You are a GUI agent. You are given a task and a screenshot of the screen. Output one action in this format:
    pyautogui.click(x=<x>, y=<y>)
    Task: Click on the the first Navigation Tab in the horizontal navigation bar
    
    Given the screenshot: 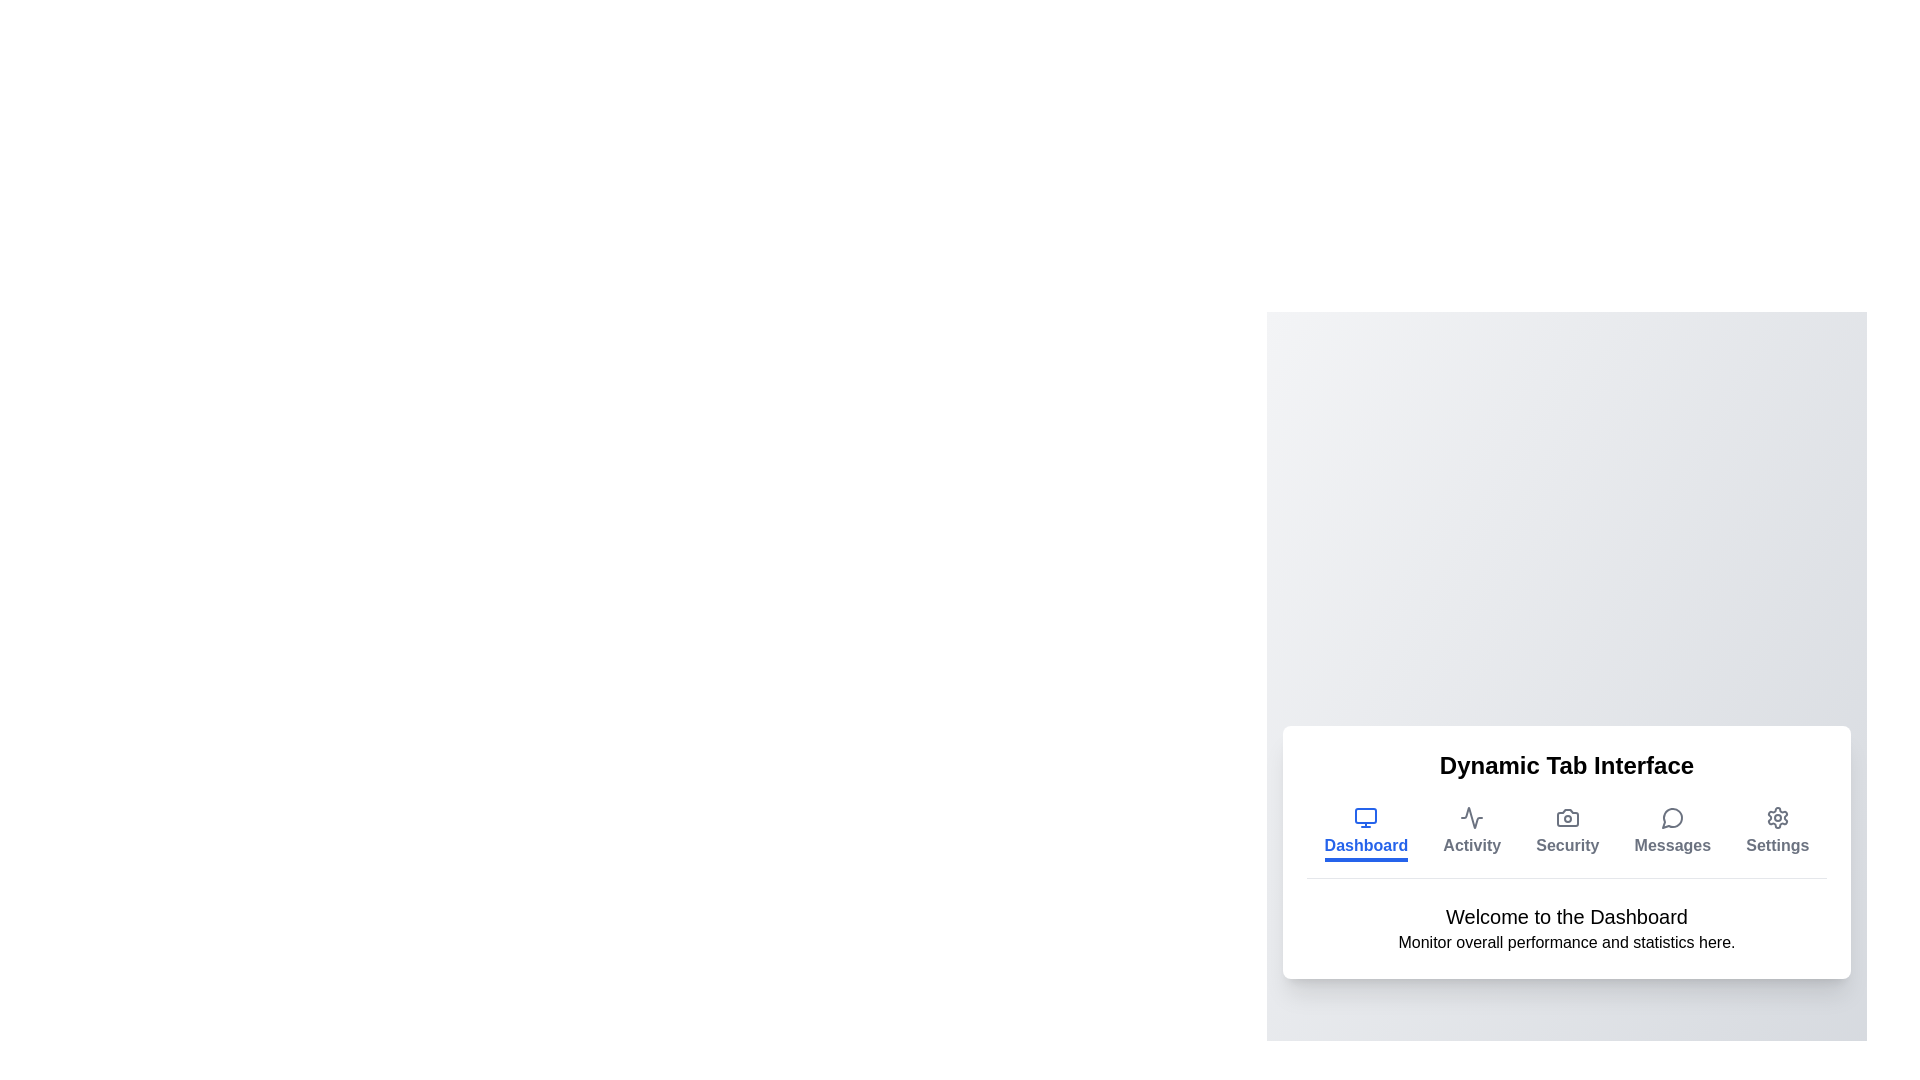 What is the action you would take?
    pyautogui.click(x=1365, y=833)
    